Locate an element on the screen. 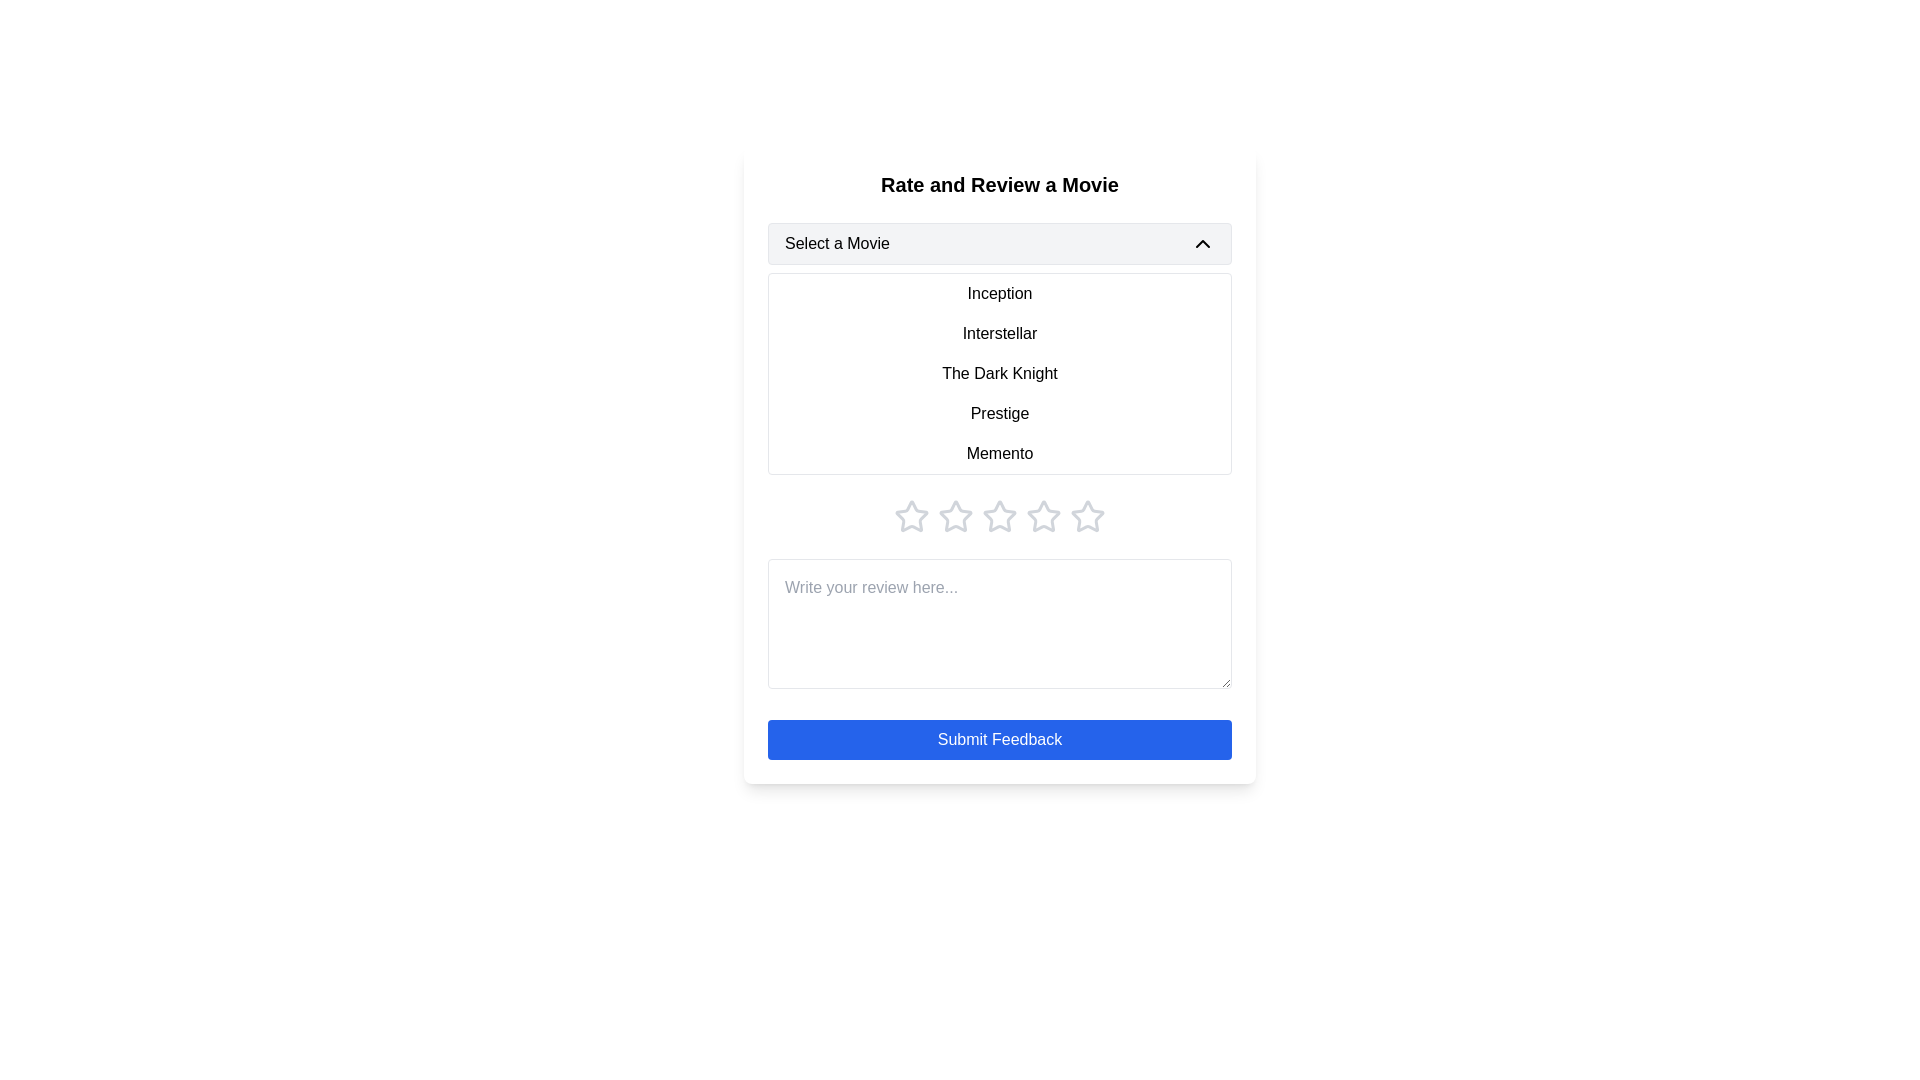 The image size is (1920, 1080). the third star icon is located at coordinates (1042, 515).